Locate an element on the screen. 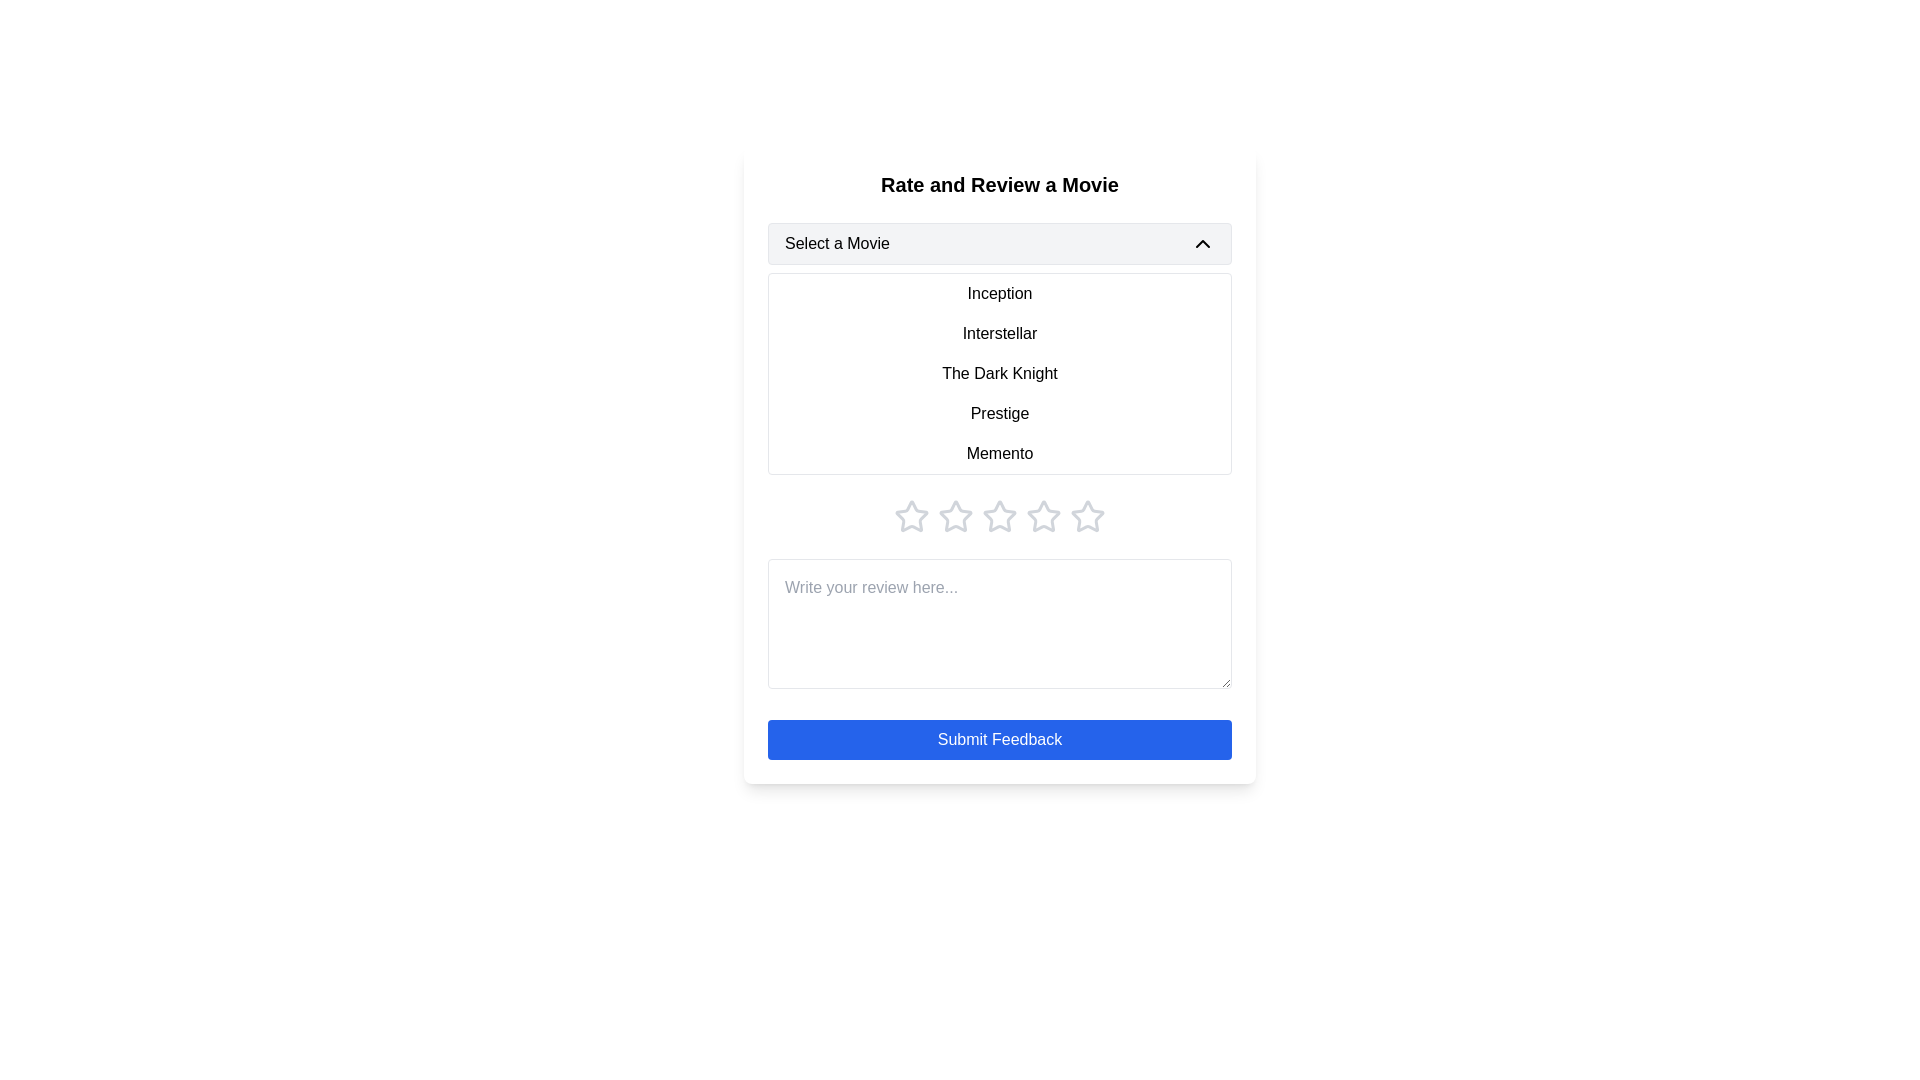 The image size is (1920, 1080). the third star icon is located at coordinates (1042, 515).